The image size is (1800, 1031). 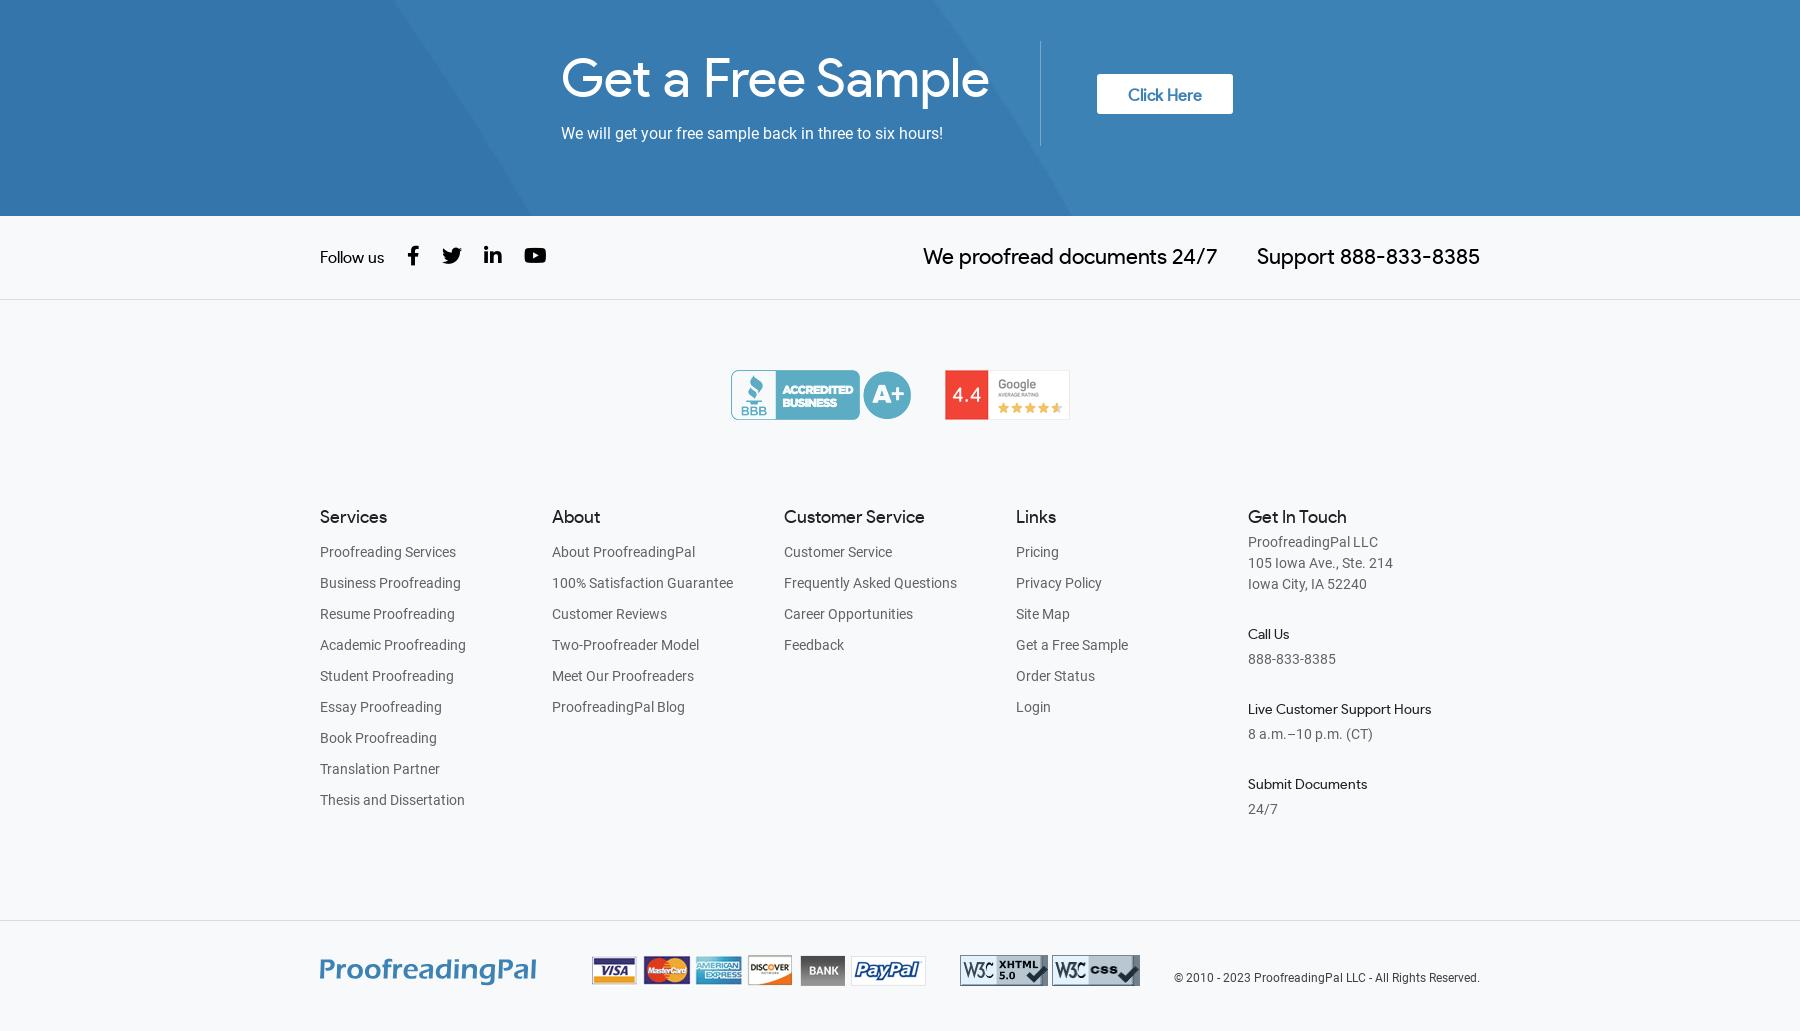 What do you see at coordinates (1312, 540) in the screenshot?
I see `'ProofreadingPal LLC'` at bounding box center [1312, 540].